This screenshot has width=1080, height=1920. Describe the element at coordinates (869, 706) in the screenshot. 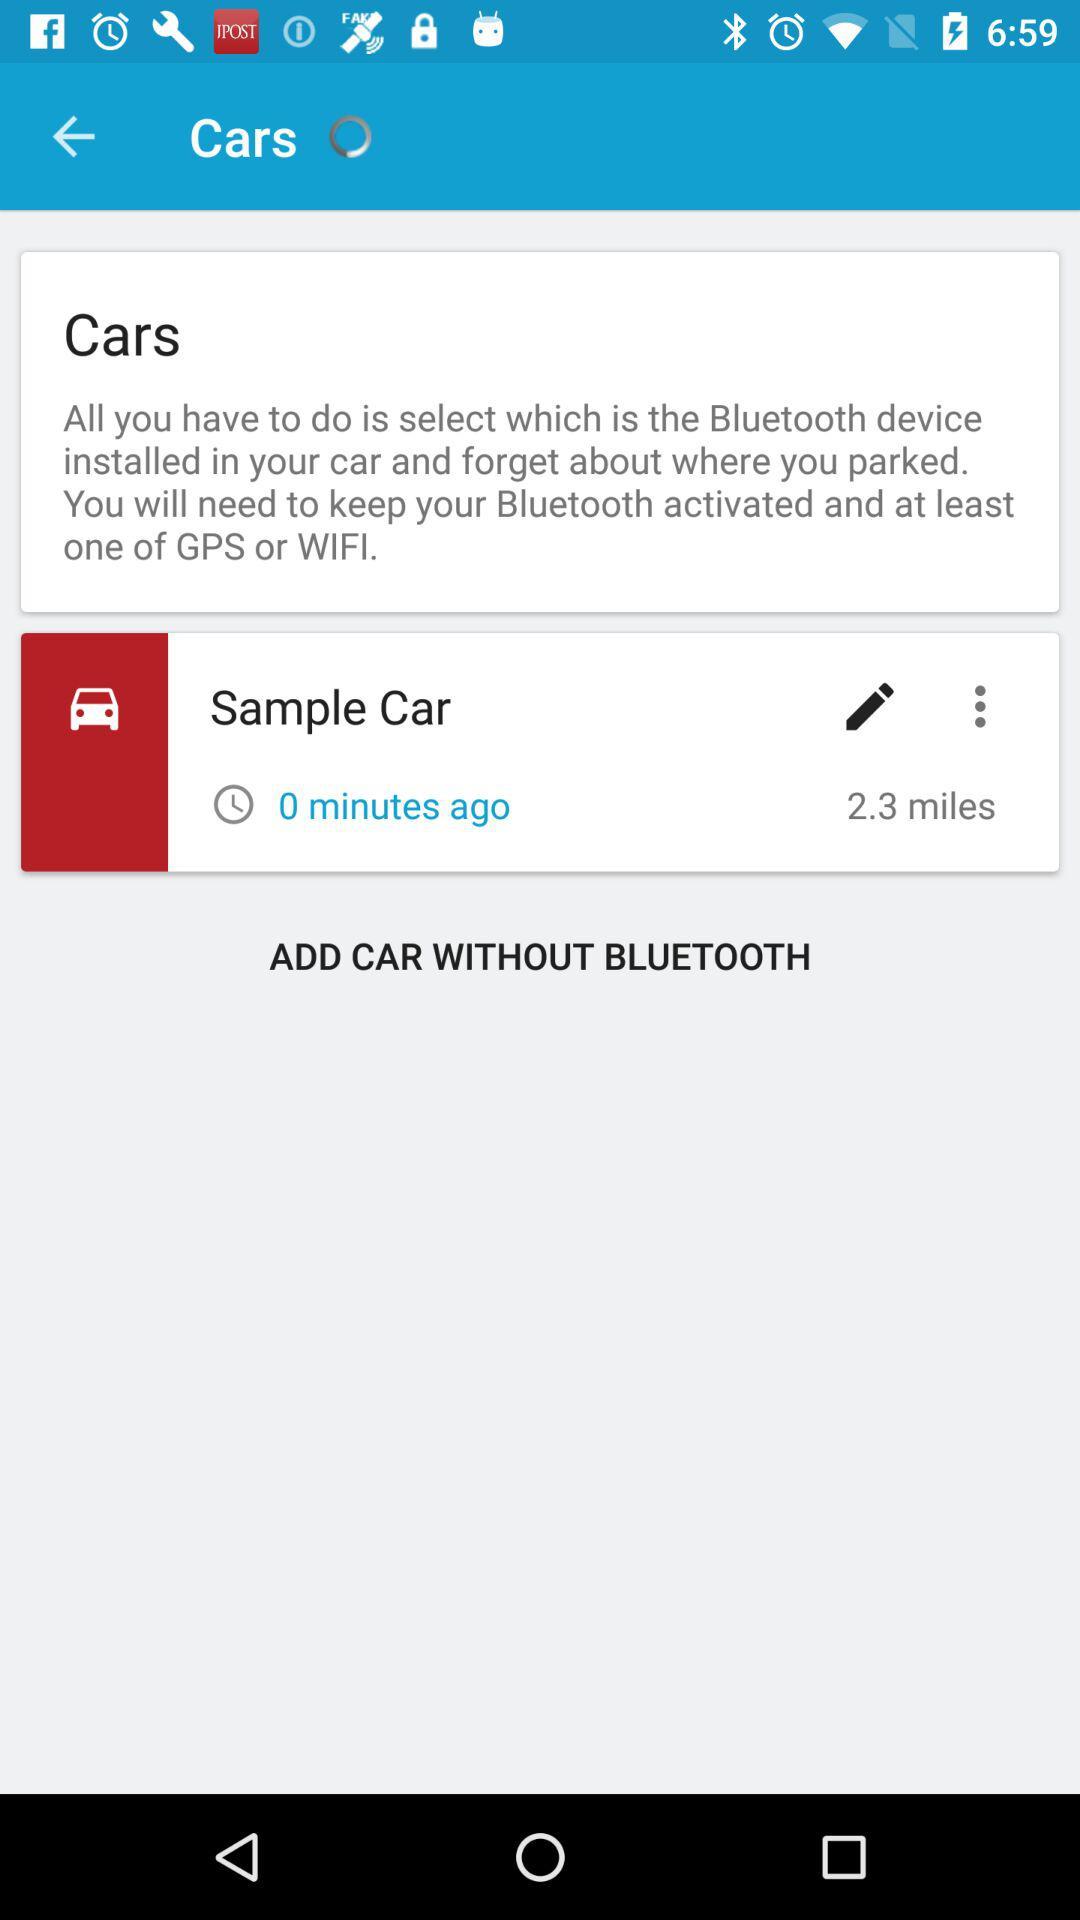

I see `icon to the right of sample car icon` at that location.